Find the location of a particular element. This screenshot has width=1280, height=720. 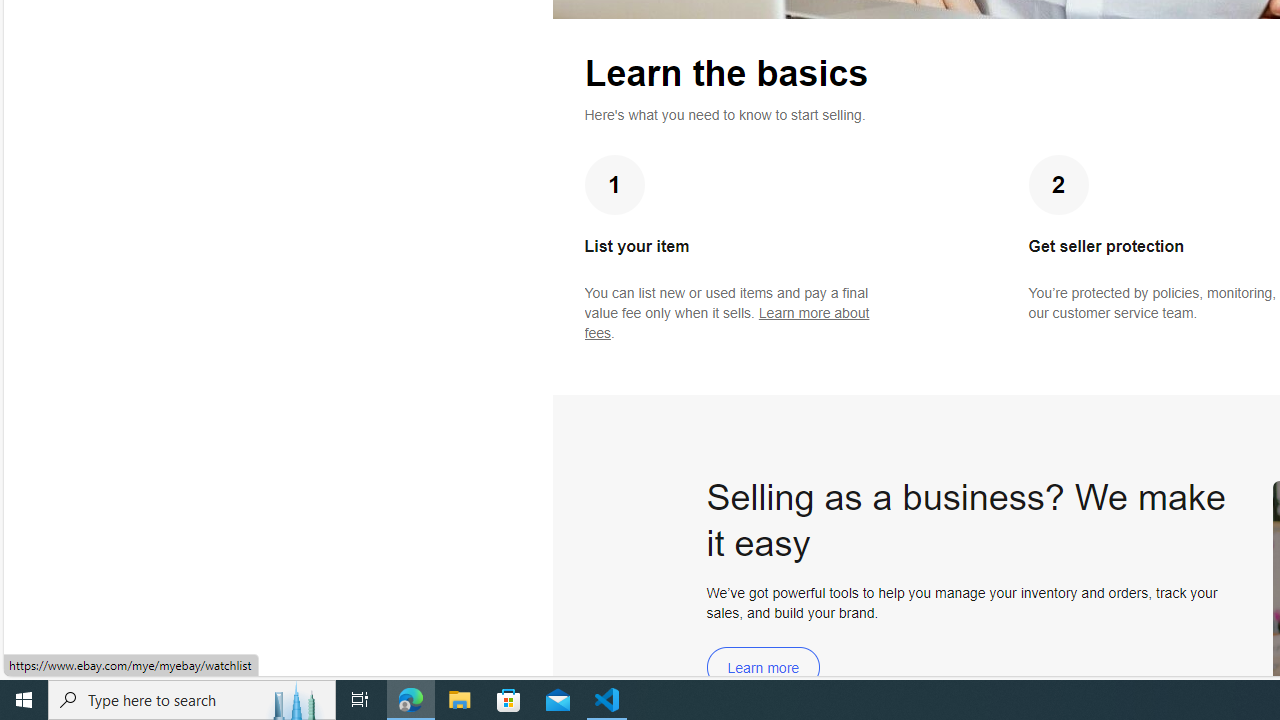

'Learn more' is located at coordinates (762, 667).